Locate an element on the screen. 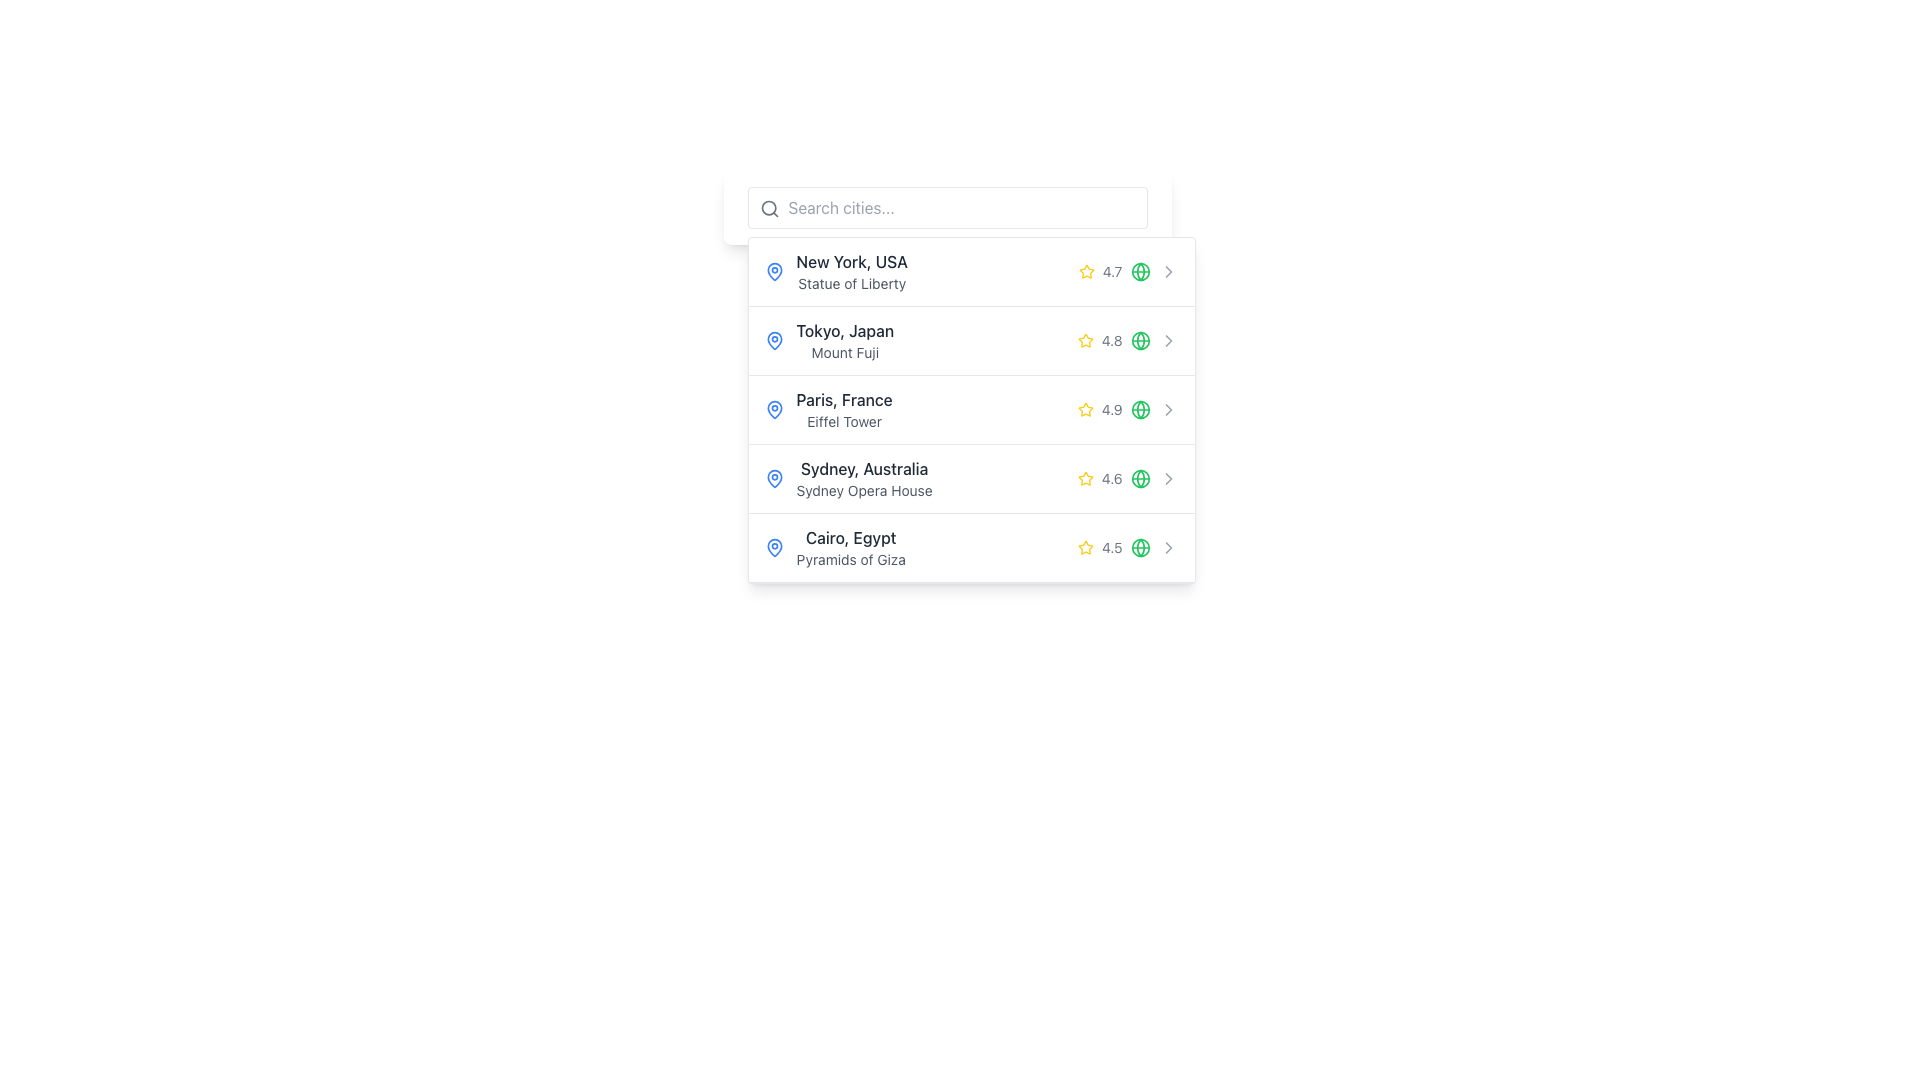 This screenshot has height=1080, width=1920. the text element displaying 'New York, USA', which serves as the title for the list entry in the vertical menu is located at coordinates (852, 261).